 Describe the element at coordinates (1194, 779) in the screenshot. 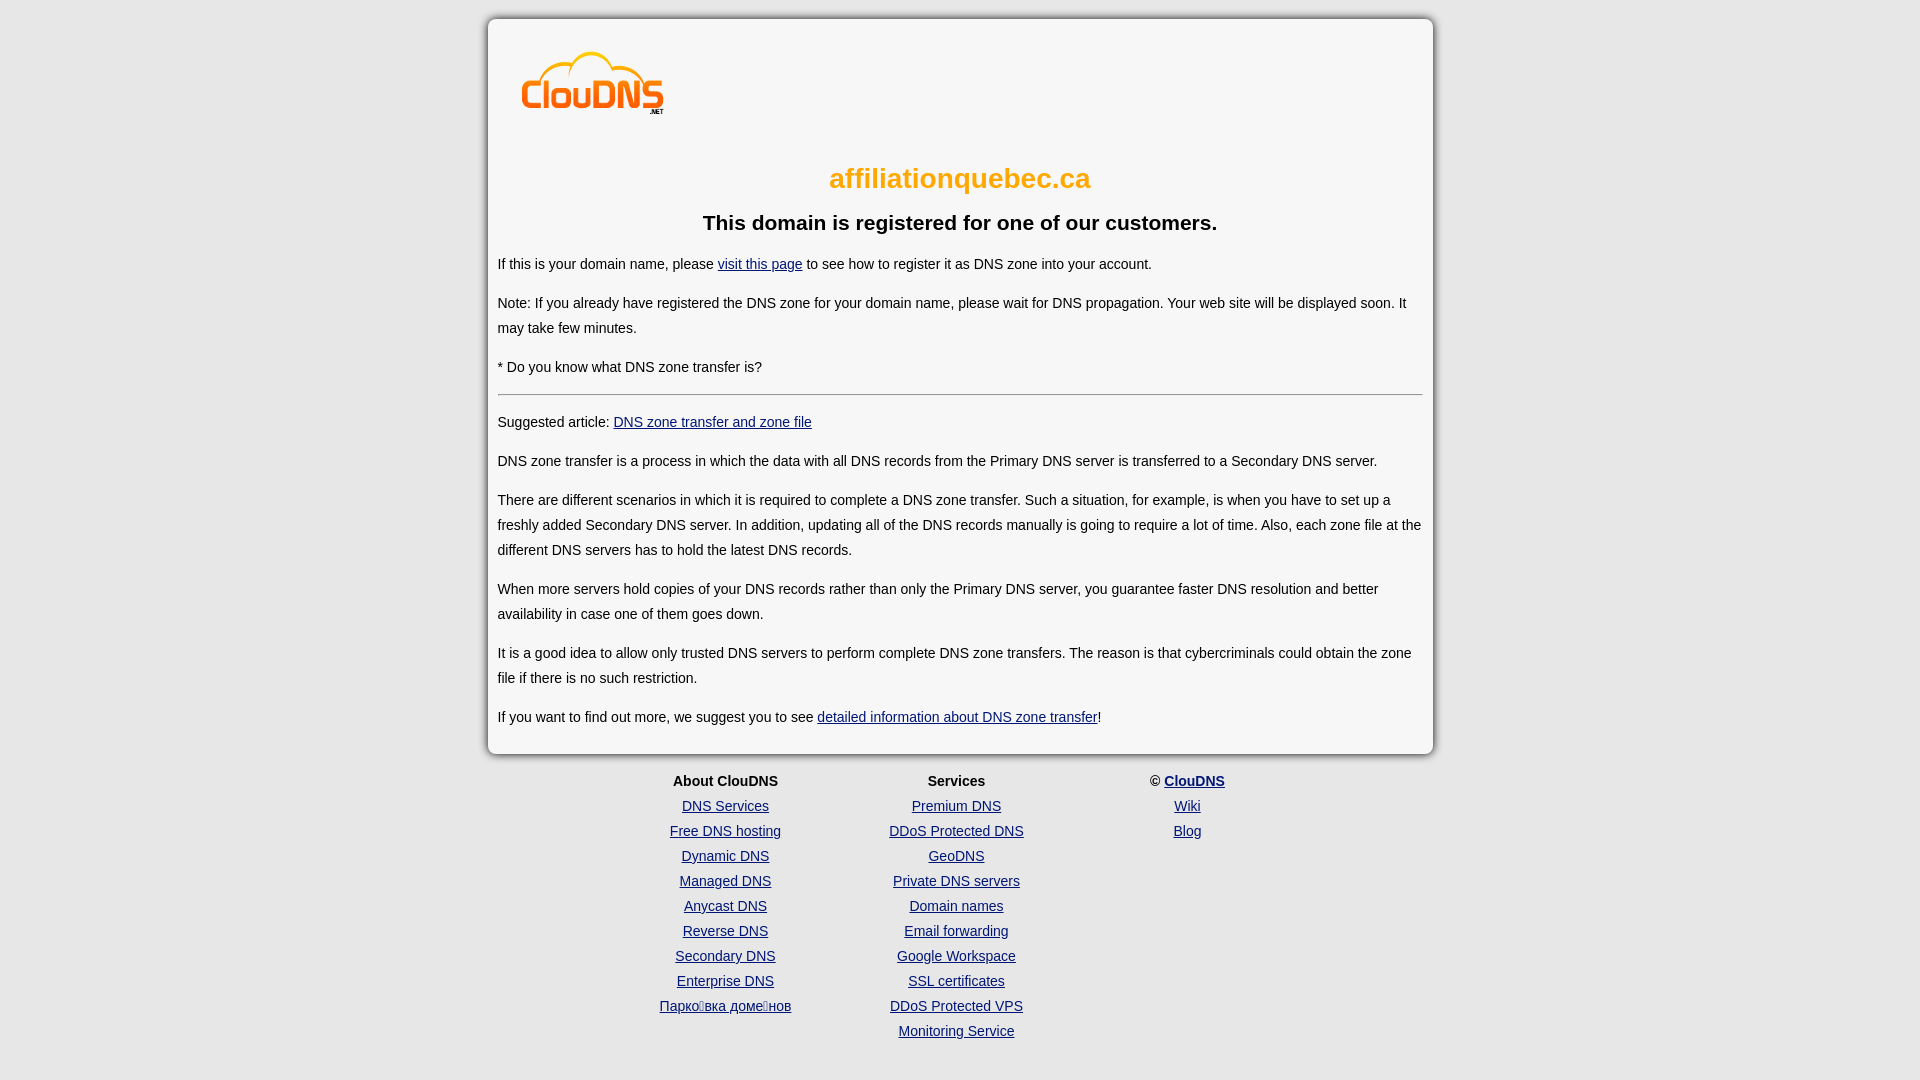

I see `'ClouDNS'` at that location.